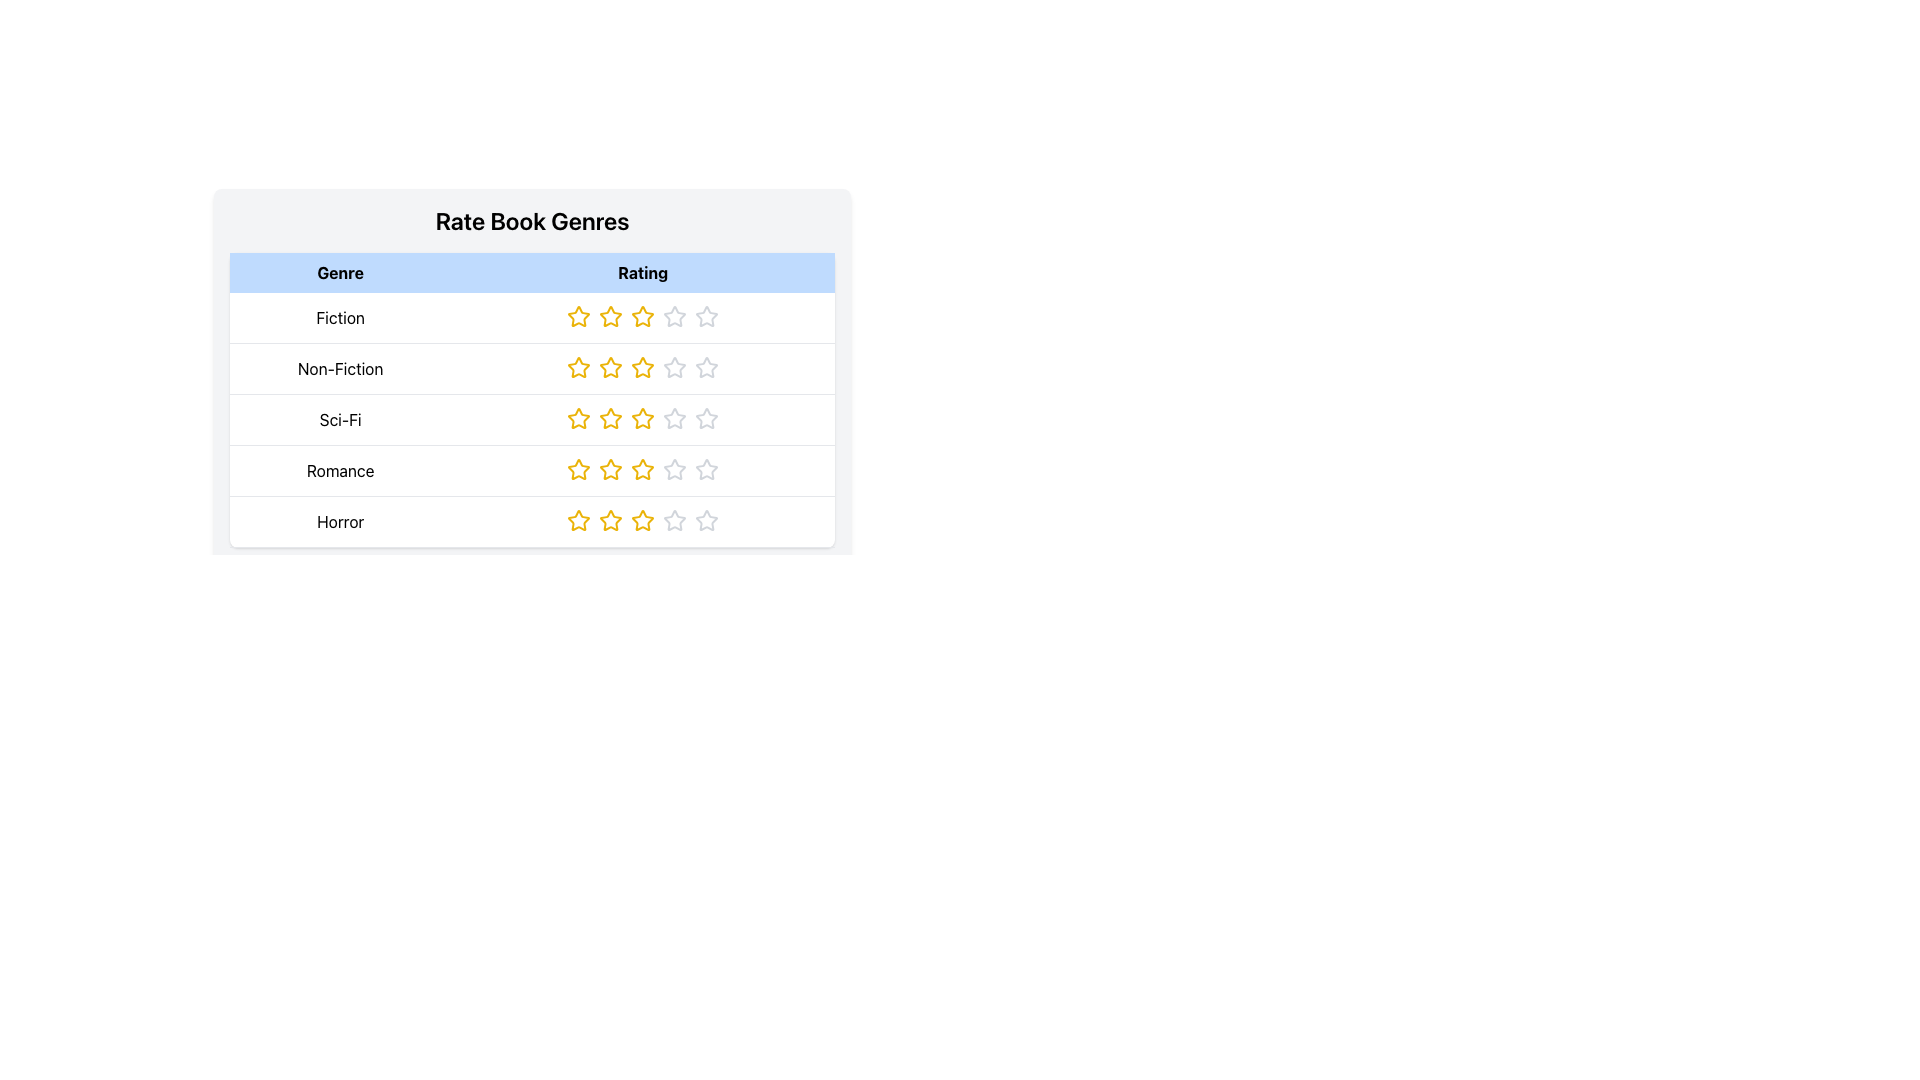  Describe the element at coordinates (675, 367) in the screenshot. I see `the third star in the rating system located in the second row of the table under the 'Rating' column adjacent to the 'Non-Fiction' genre` at that location.